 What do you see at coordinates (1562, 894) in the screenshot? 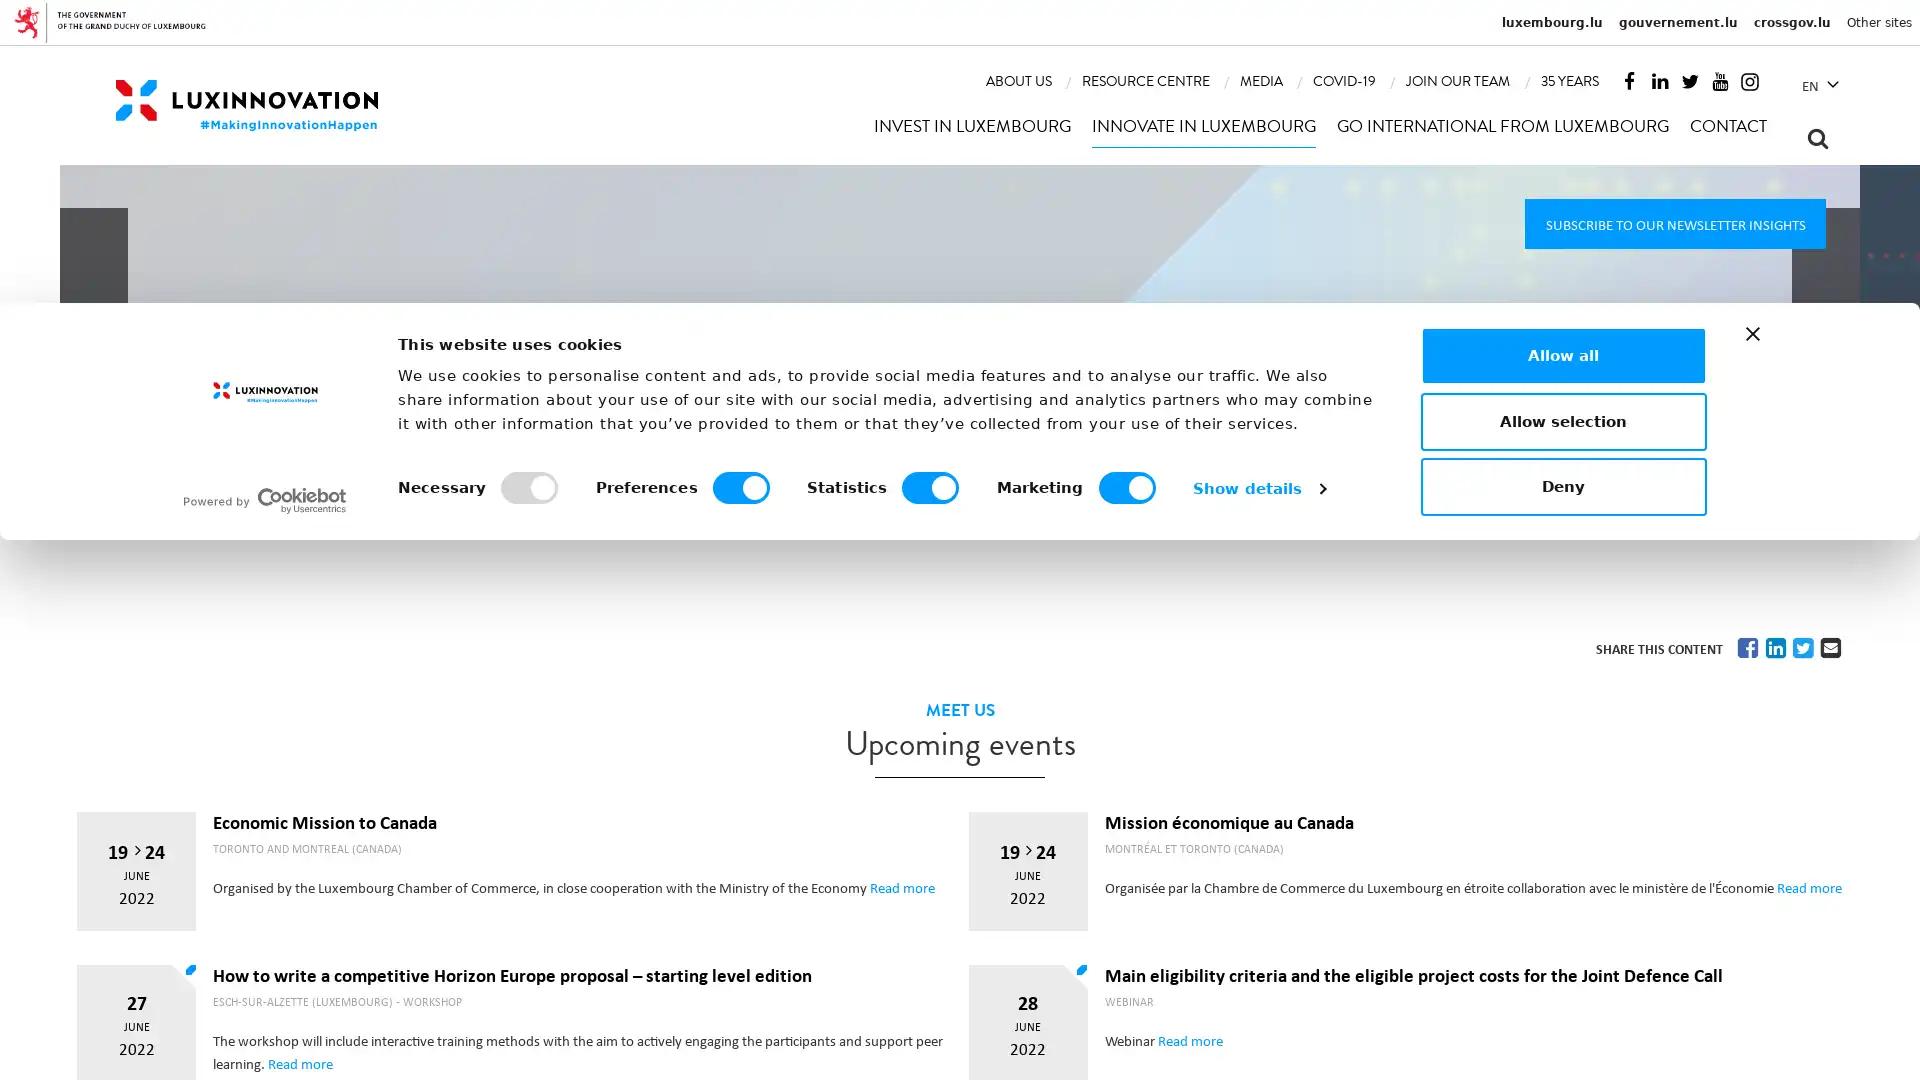
I see `Allow all` at bounding box center [1562, 894].